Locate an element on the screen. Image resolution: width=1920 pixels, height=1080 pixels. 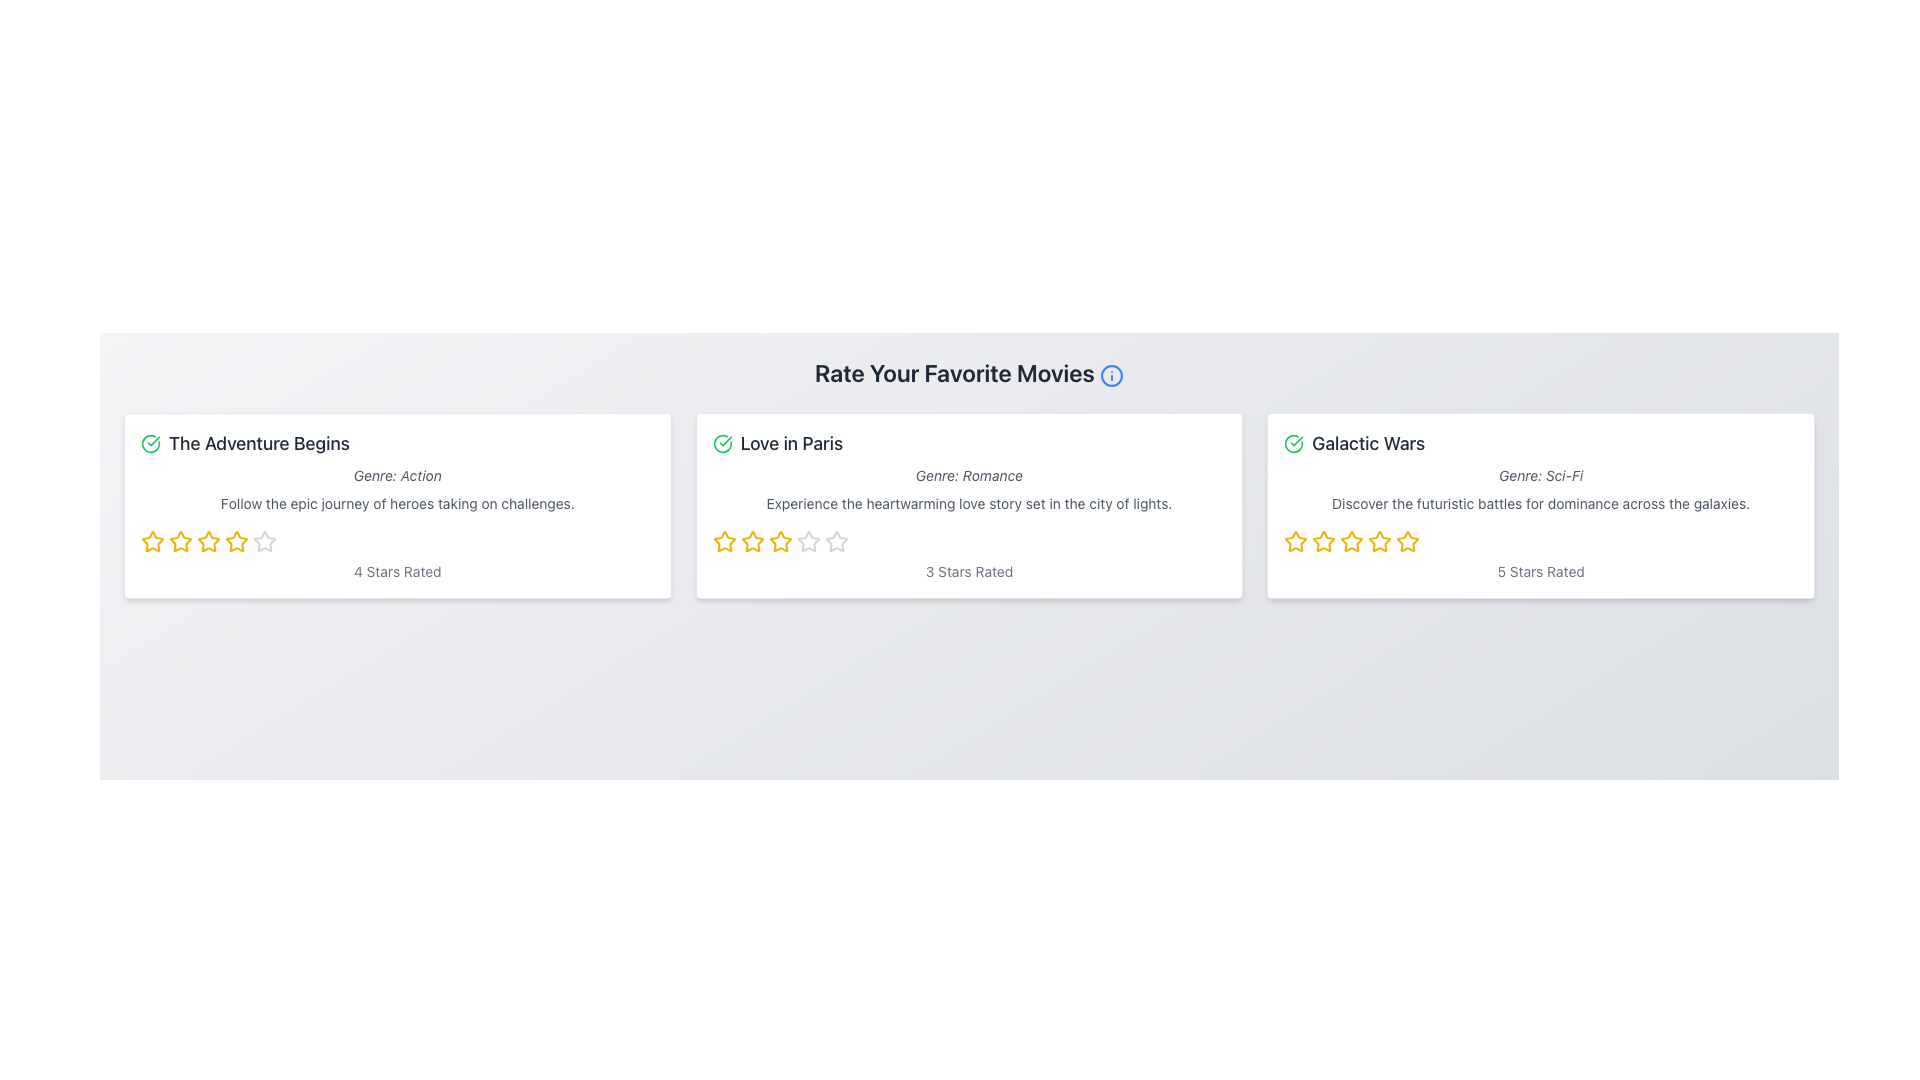
a star in the rating system under the 'Love in Paris' card is located at coordinates (969, 542).